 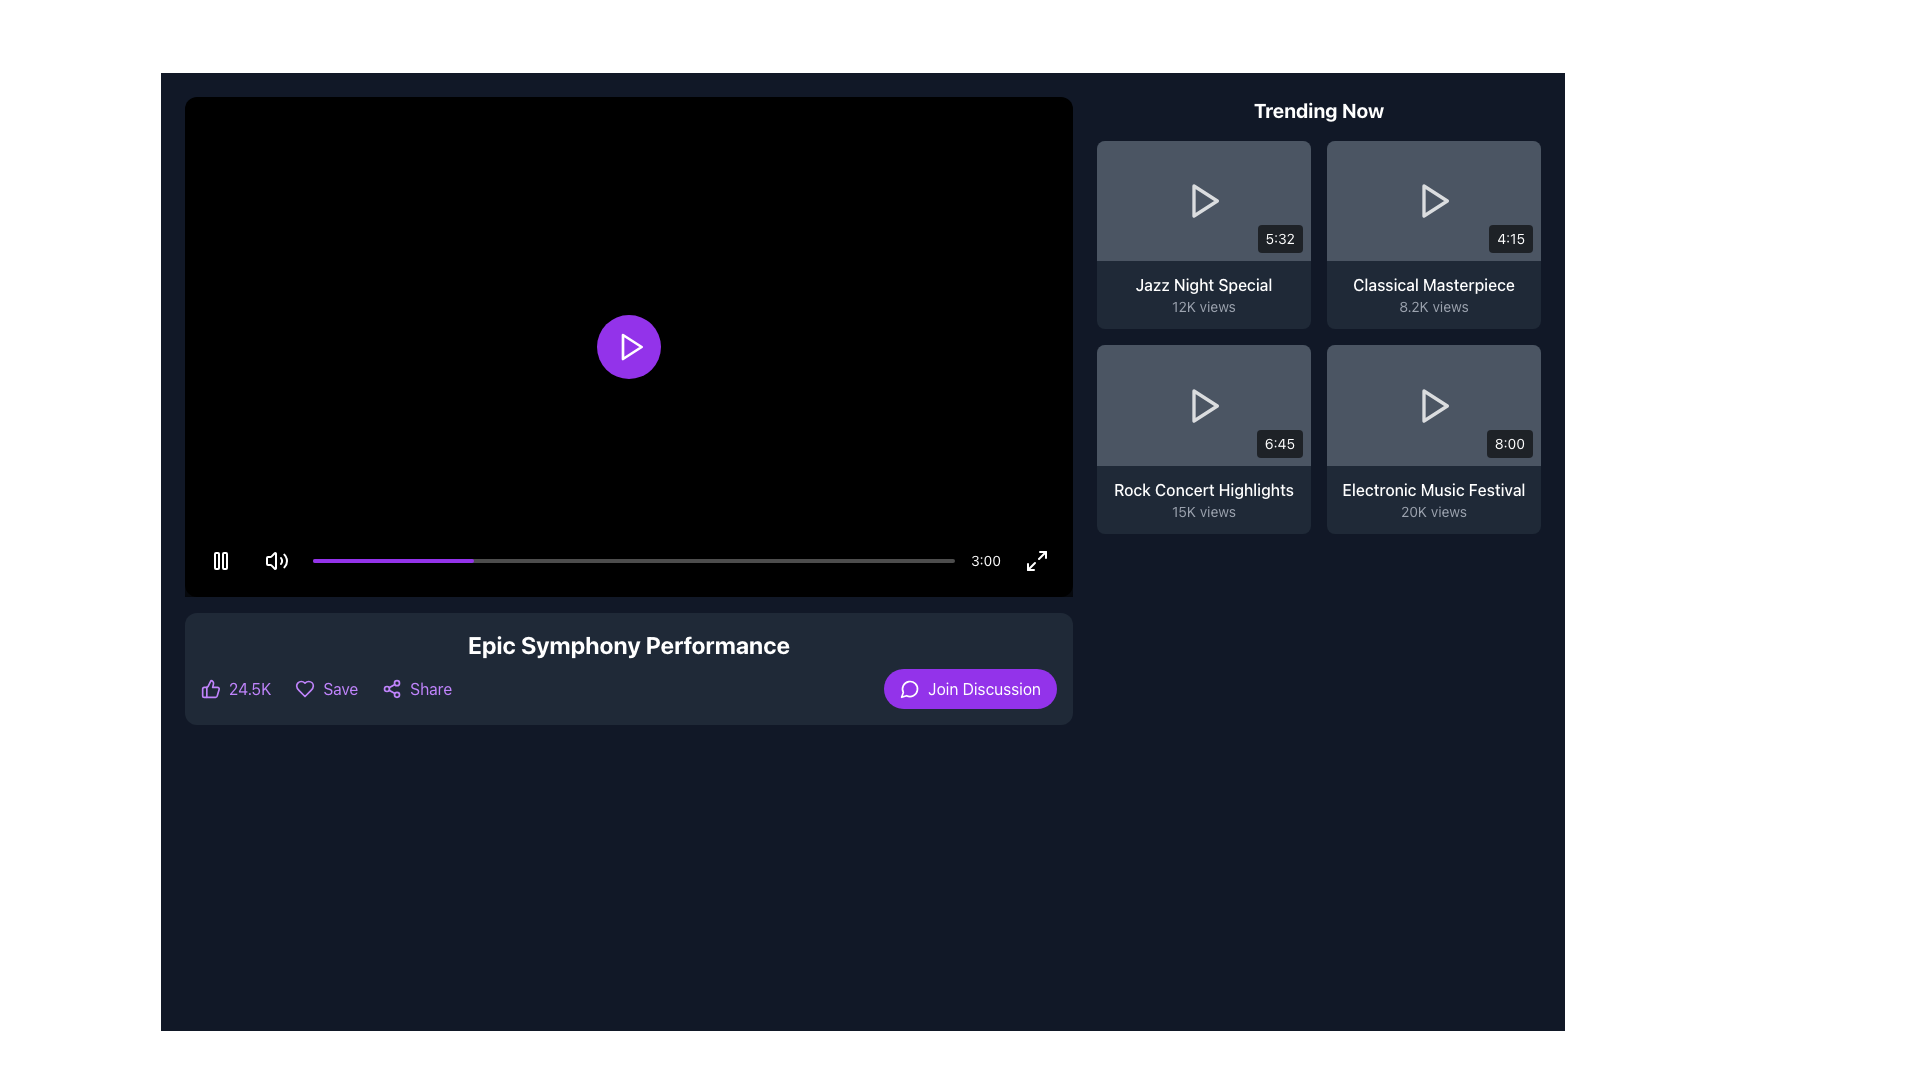 What do you see at coordinates (627, 345) in the screenshot?
I see `the play button located at the center of the video player interface` at bounding box center [627, 345].